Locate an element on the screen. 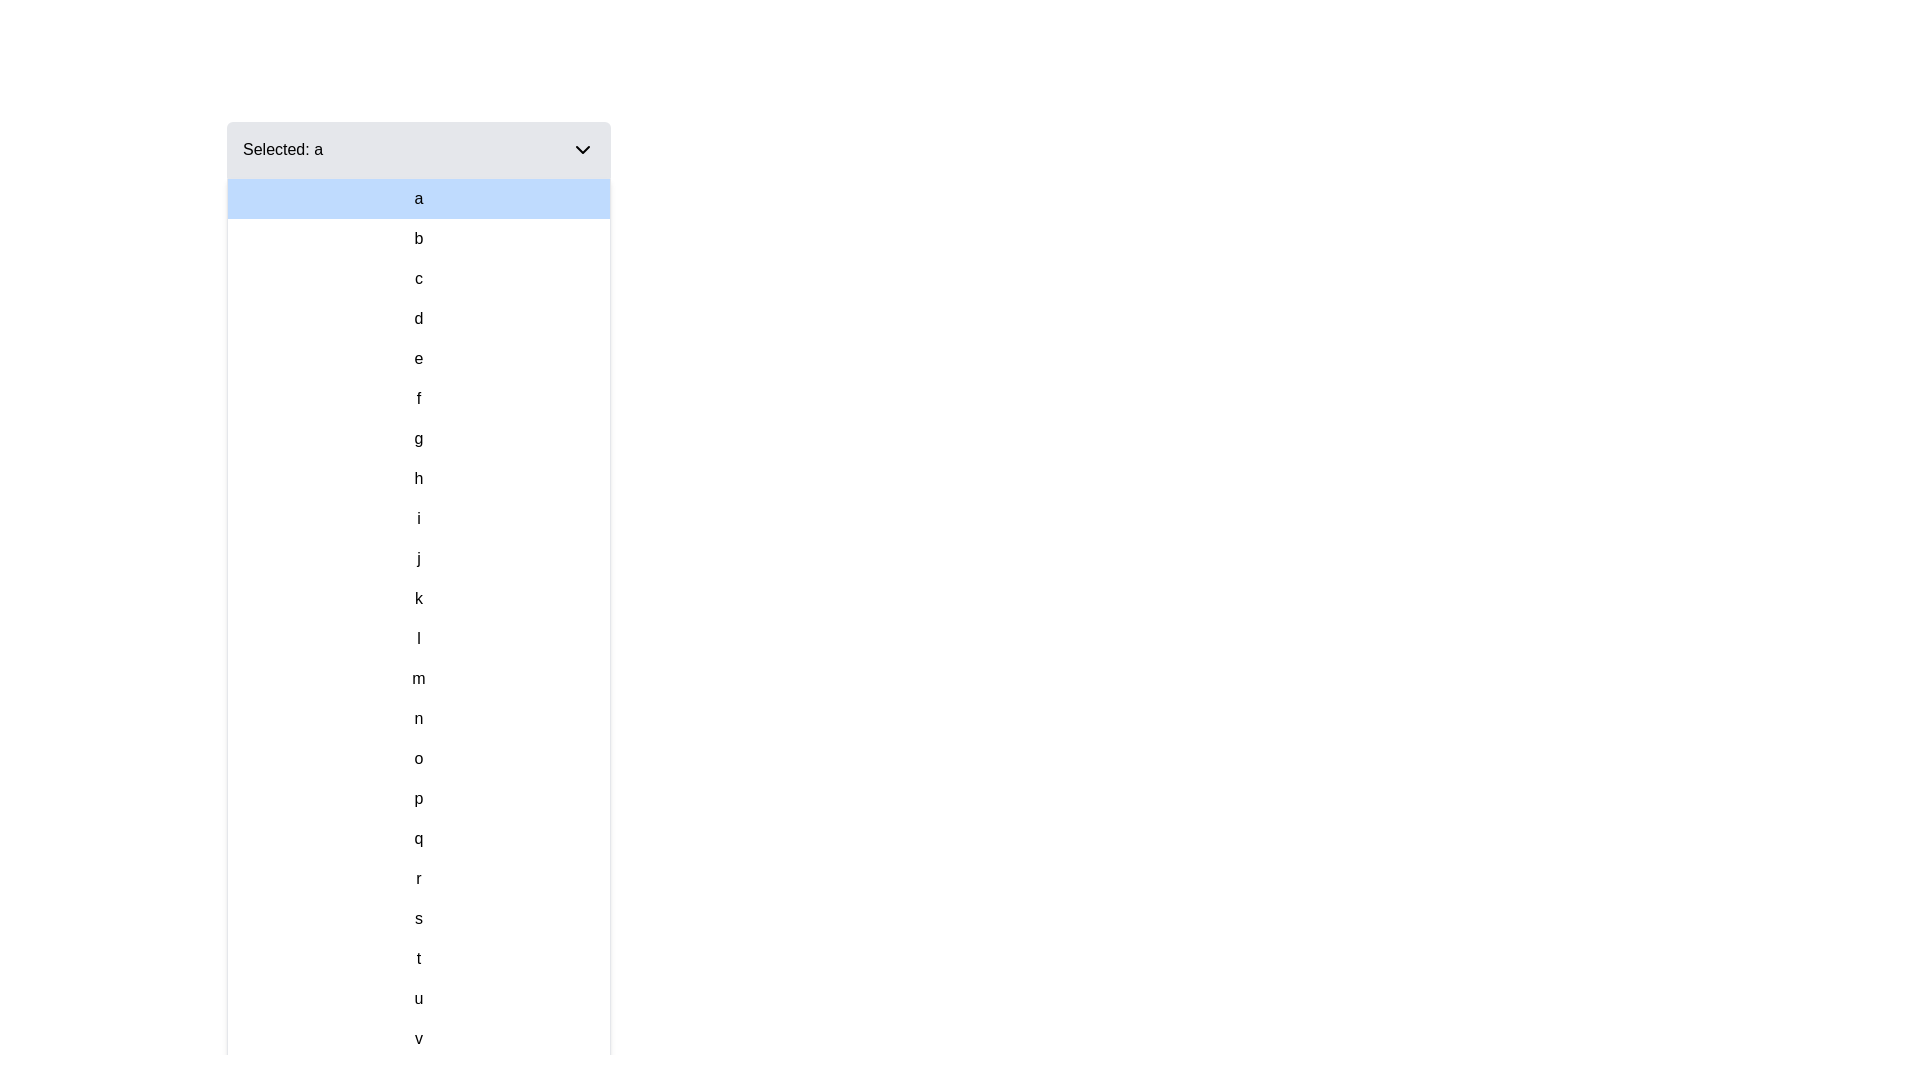 The image size is (1920, 1080). the dropdown trigger area that displays 'Selected: a' is located at coordinates (417, 149).